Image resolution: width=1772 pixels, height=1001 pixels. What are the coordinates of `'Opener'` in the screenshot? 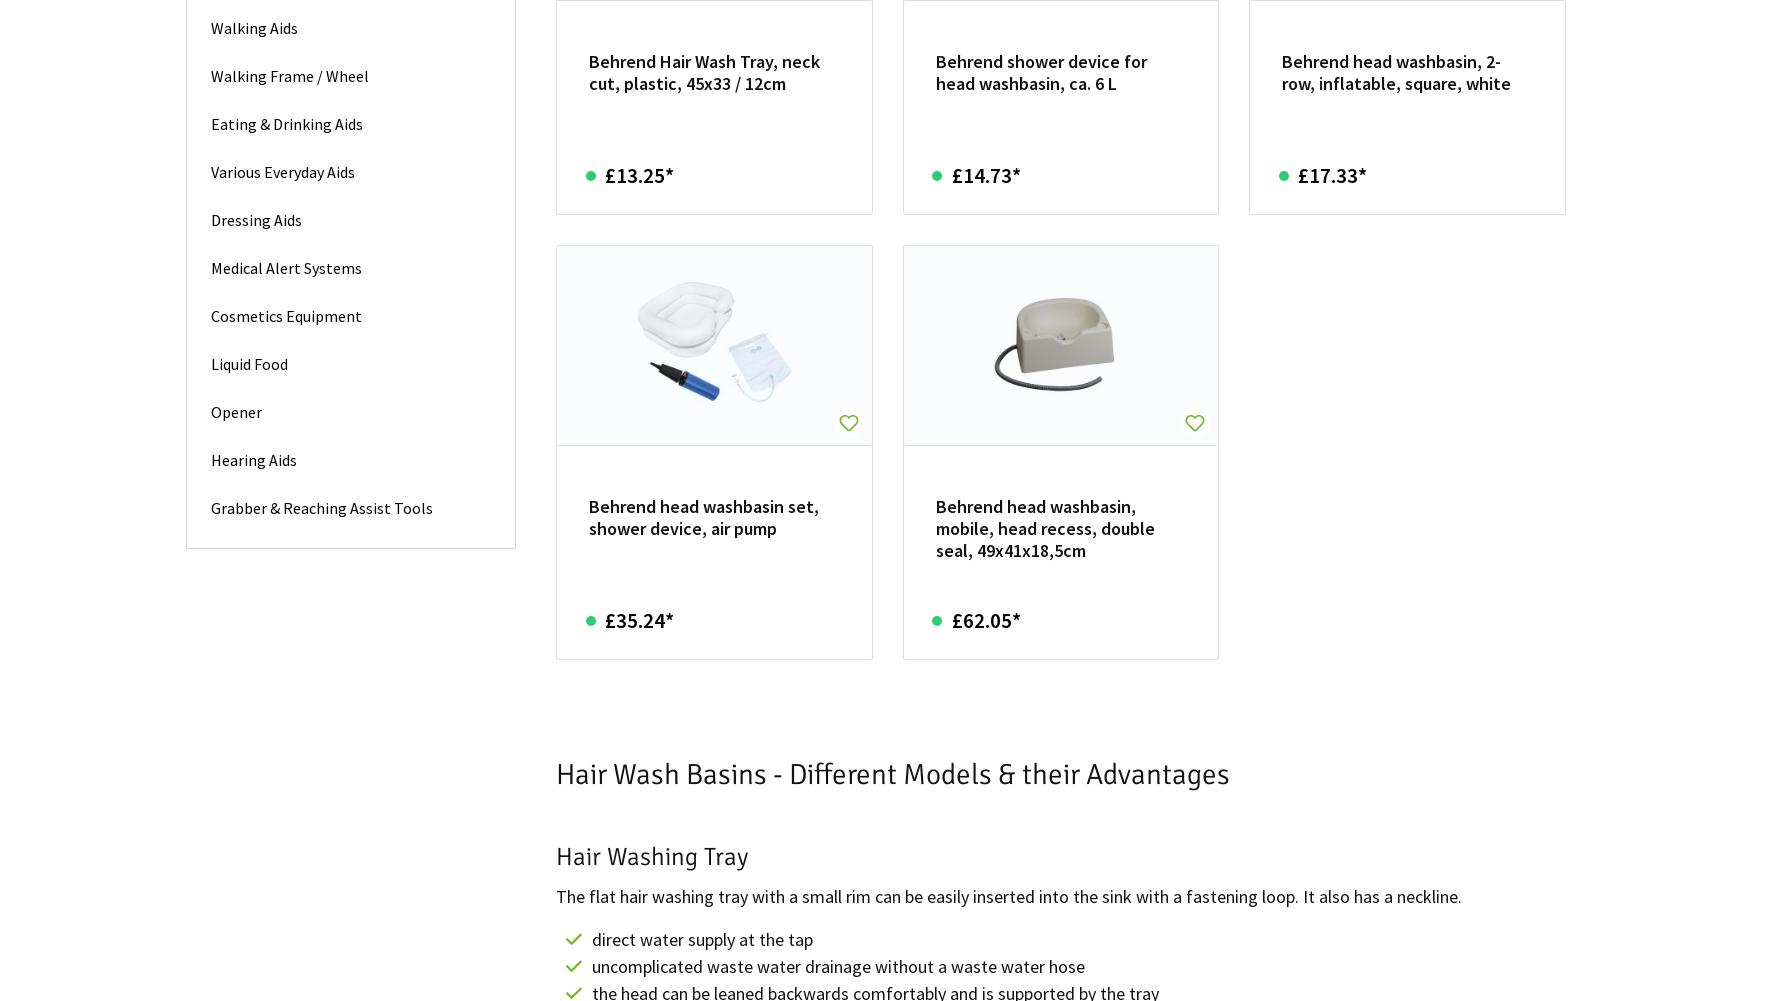 It's located at (235, 410).